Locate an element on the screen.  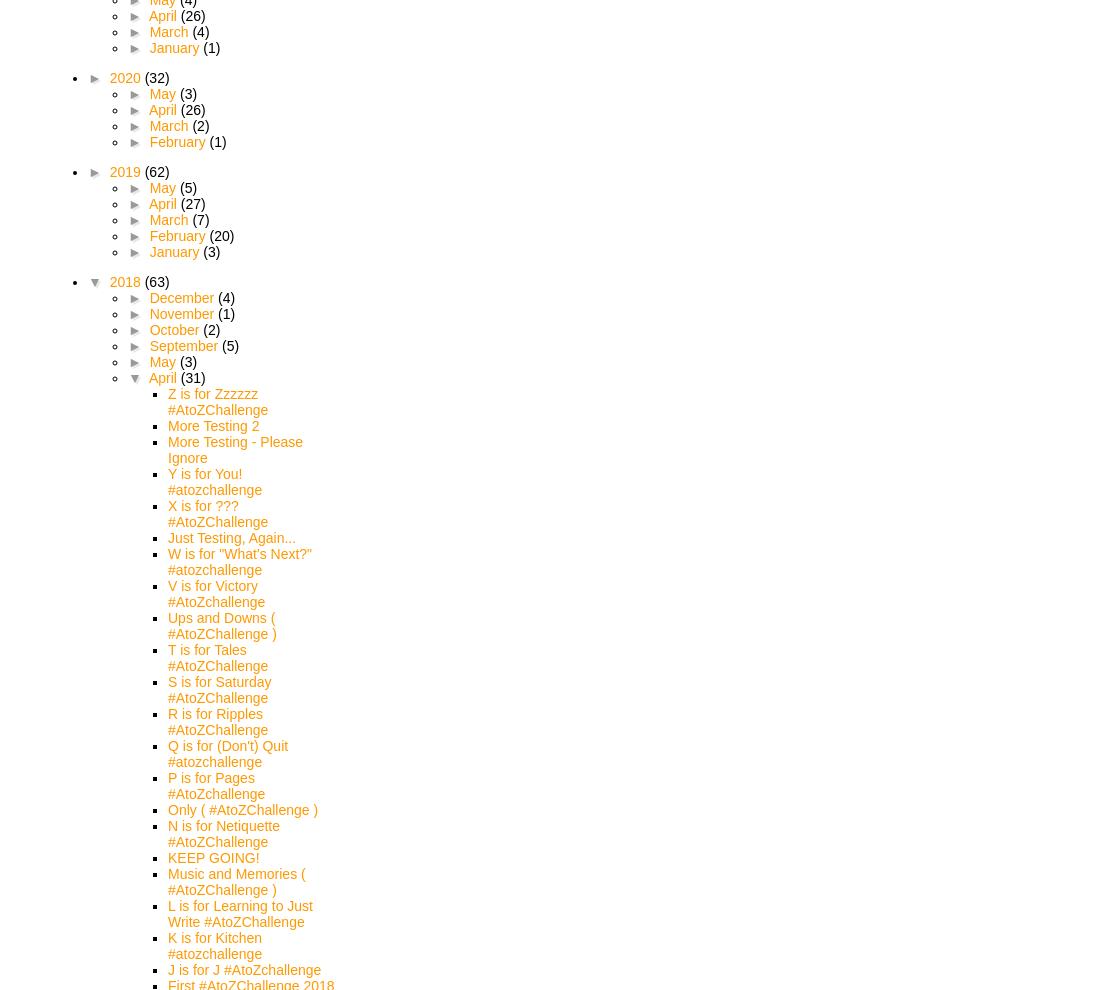
'September' is located at coordinates (184, 345).